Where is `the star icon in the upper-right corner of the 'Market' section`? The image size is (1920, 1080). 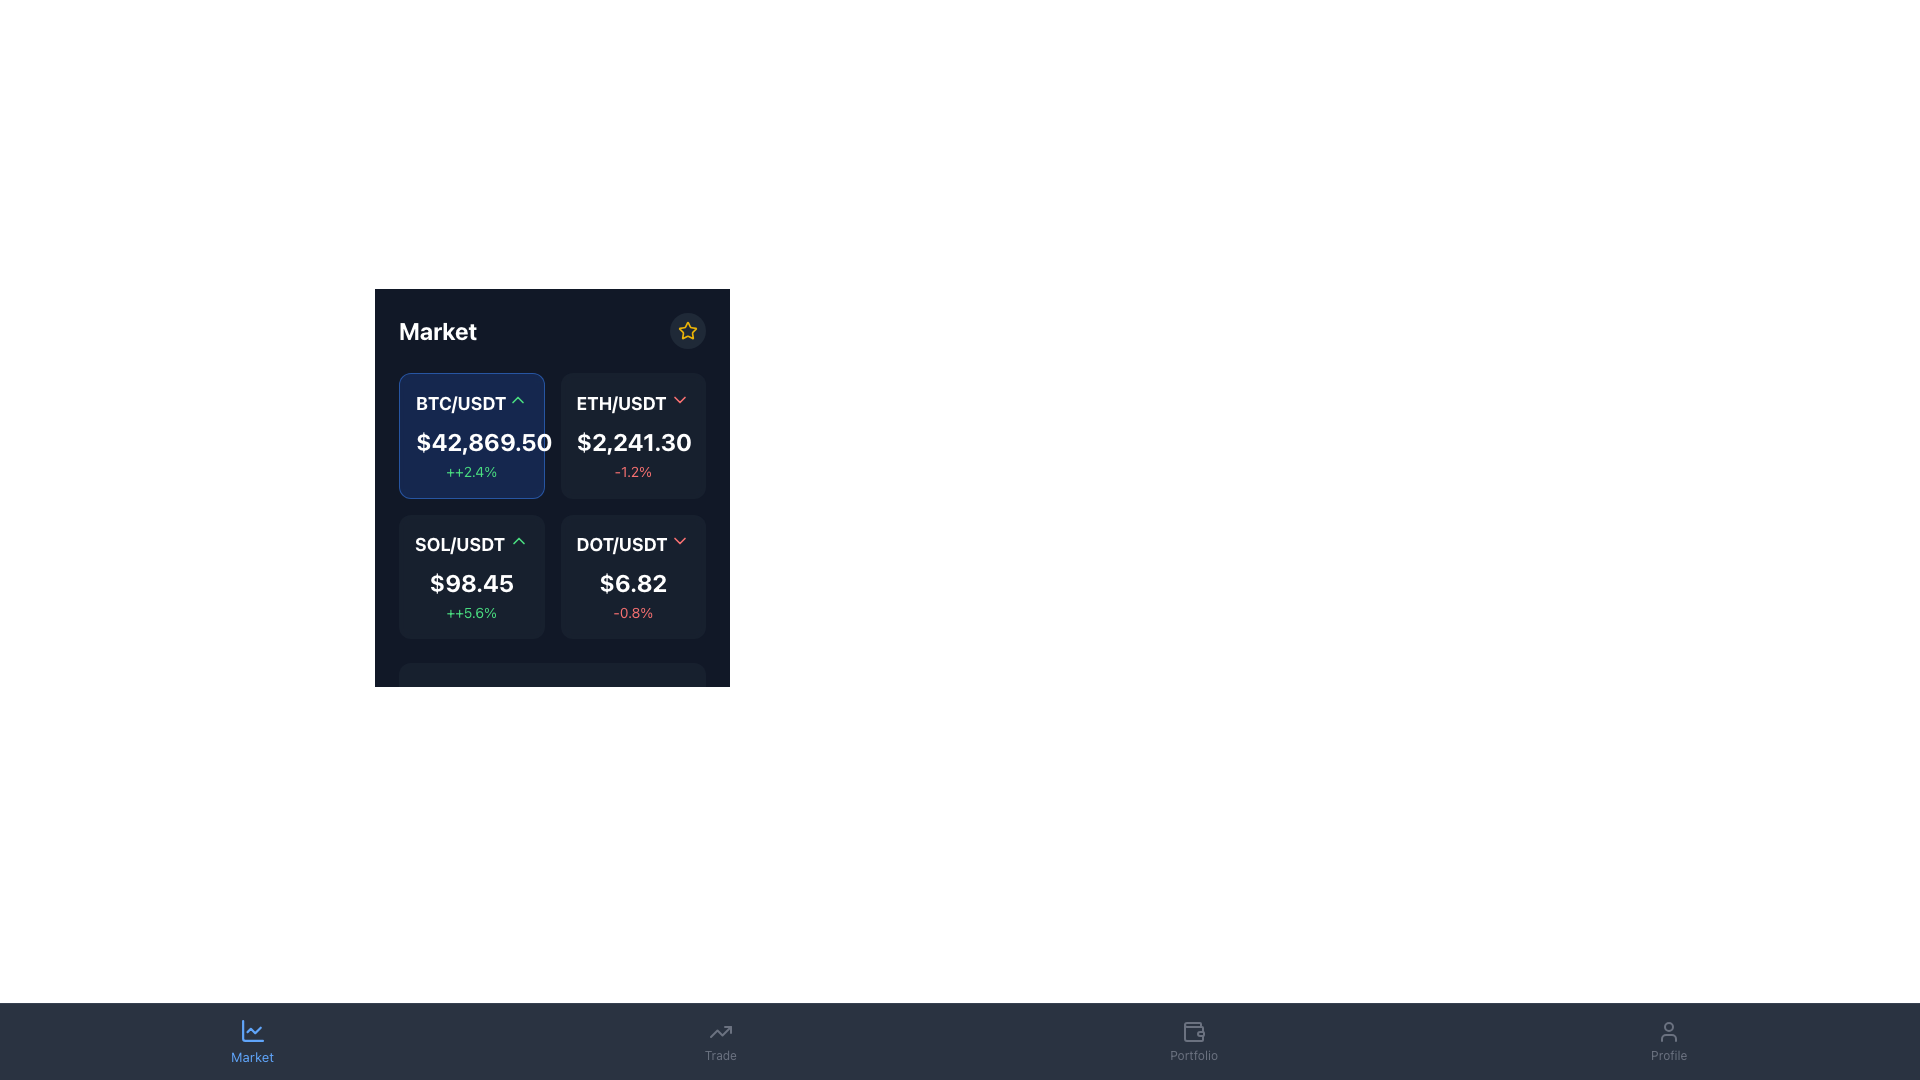 the star icon in the upper-right corner of the 'Market' section is located at coordinates (687, 330).